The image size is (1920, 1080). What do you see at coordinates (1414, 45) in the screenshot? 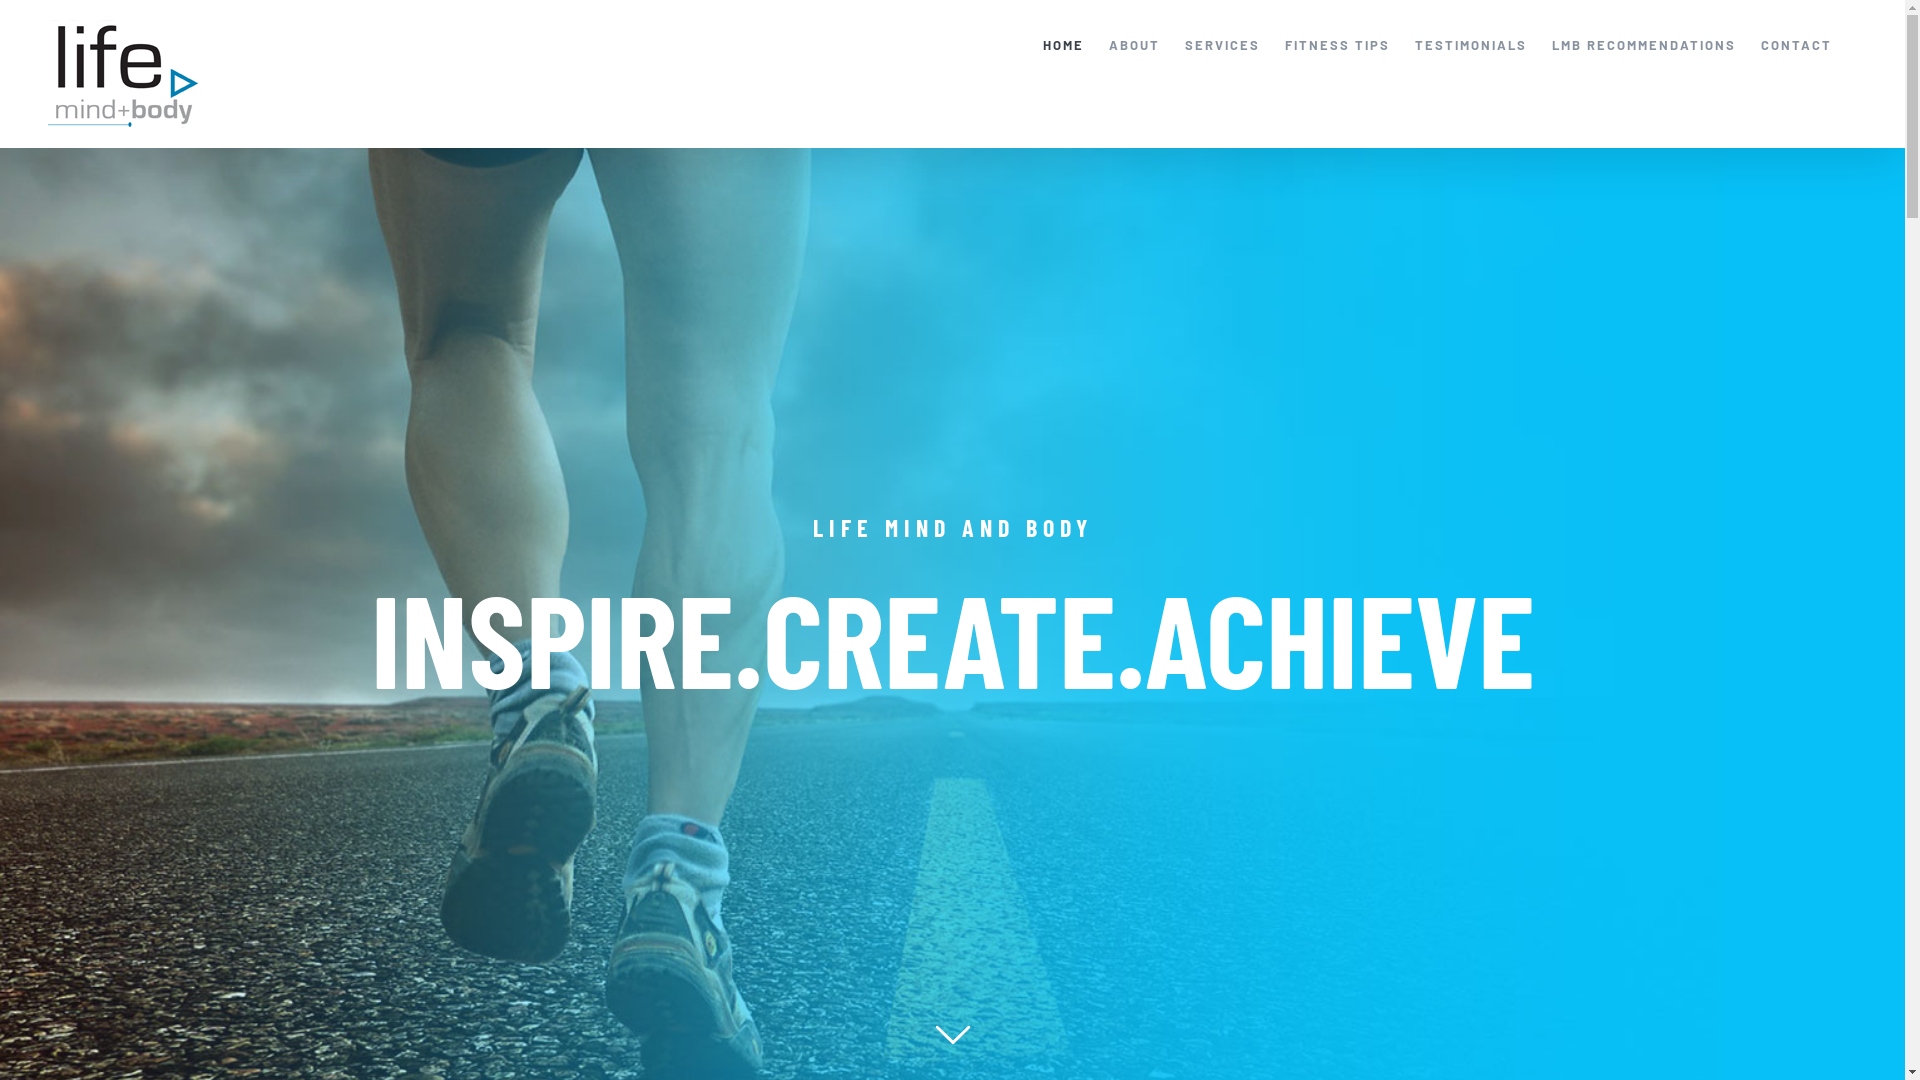
I see `'TESTIMONIALS'` at bounding box center [1414, 45].